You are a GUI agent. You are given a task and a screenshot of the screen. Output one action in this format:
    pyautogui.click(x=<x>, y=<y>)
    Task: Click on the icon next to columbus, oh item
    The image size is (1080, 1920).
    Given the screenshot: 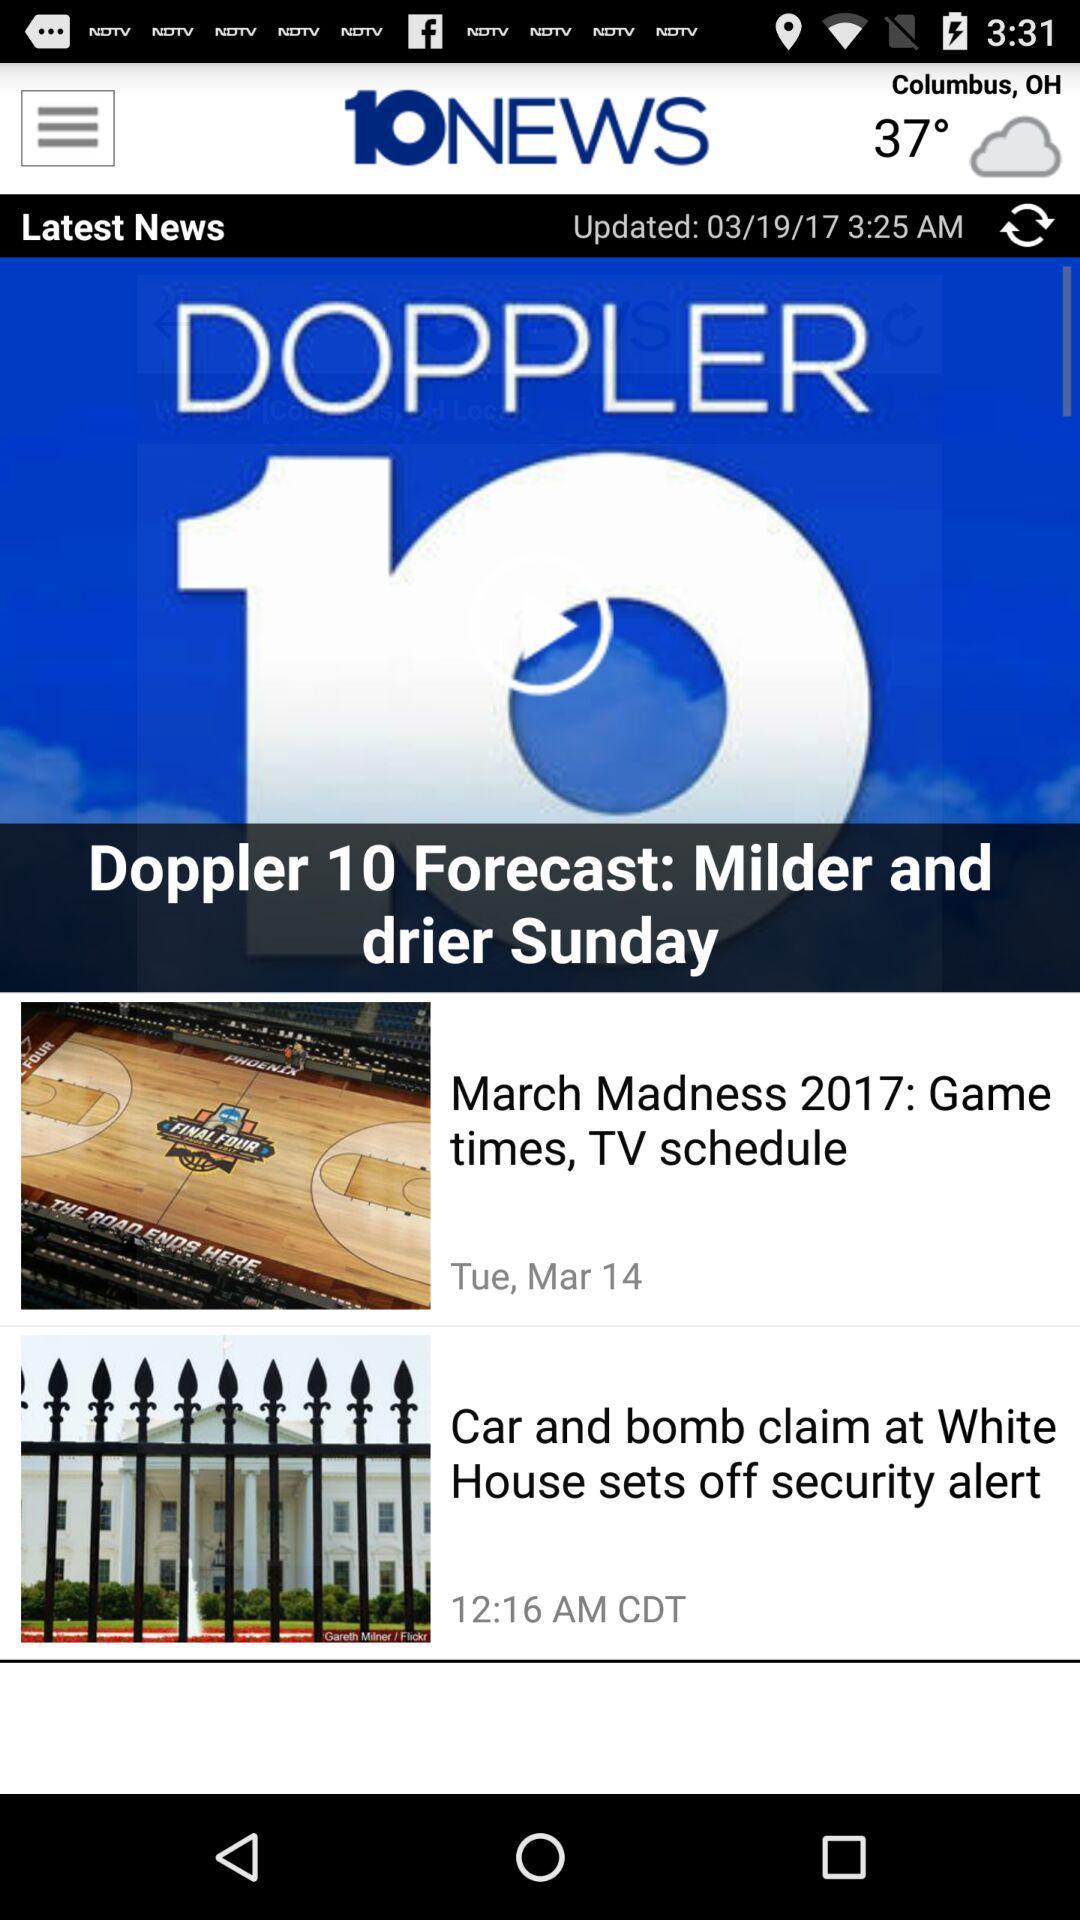 What is the action you would take?
    pyautogui.click(x=540, y=127)
    